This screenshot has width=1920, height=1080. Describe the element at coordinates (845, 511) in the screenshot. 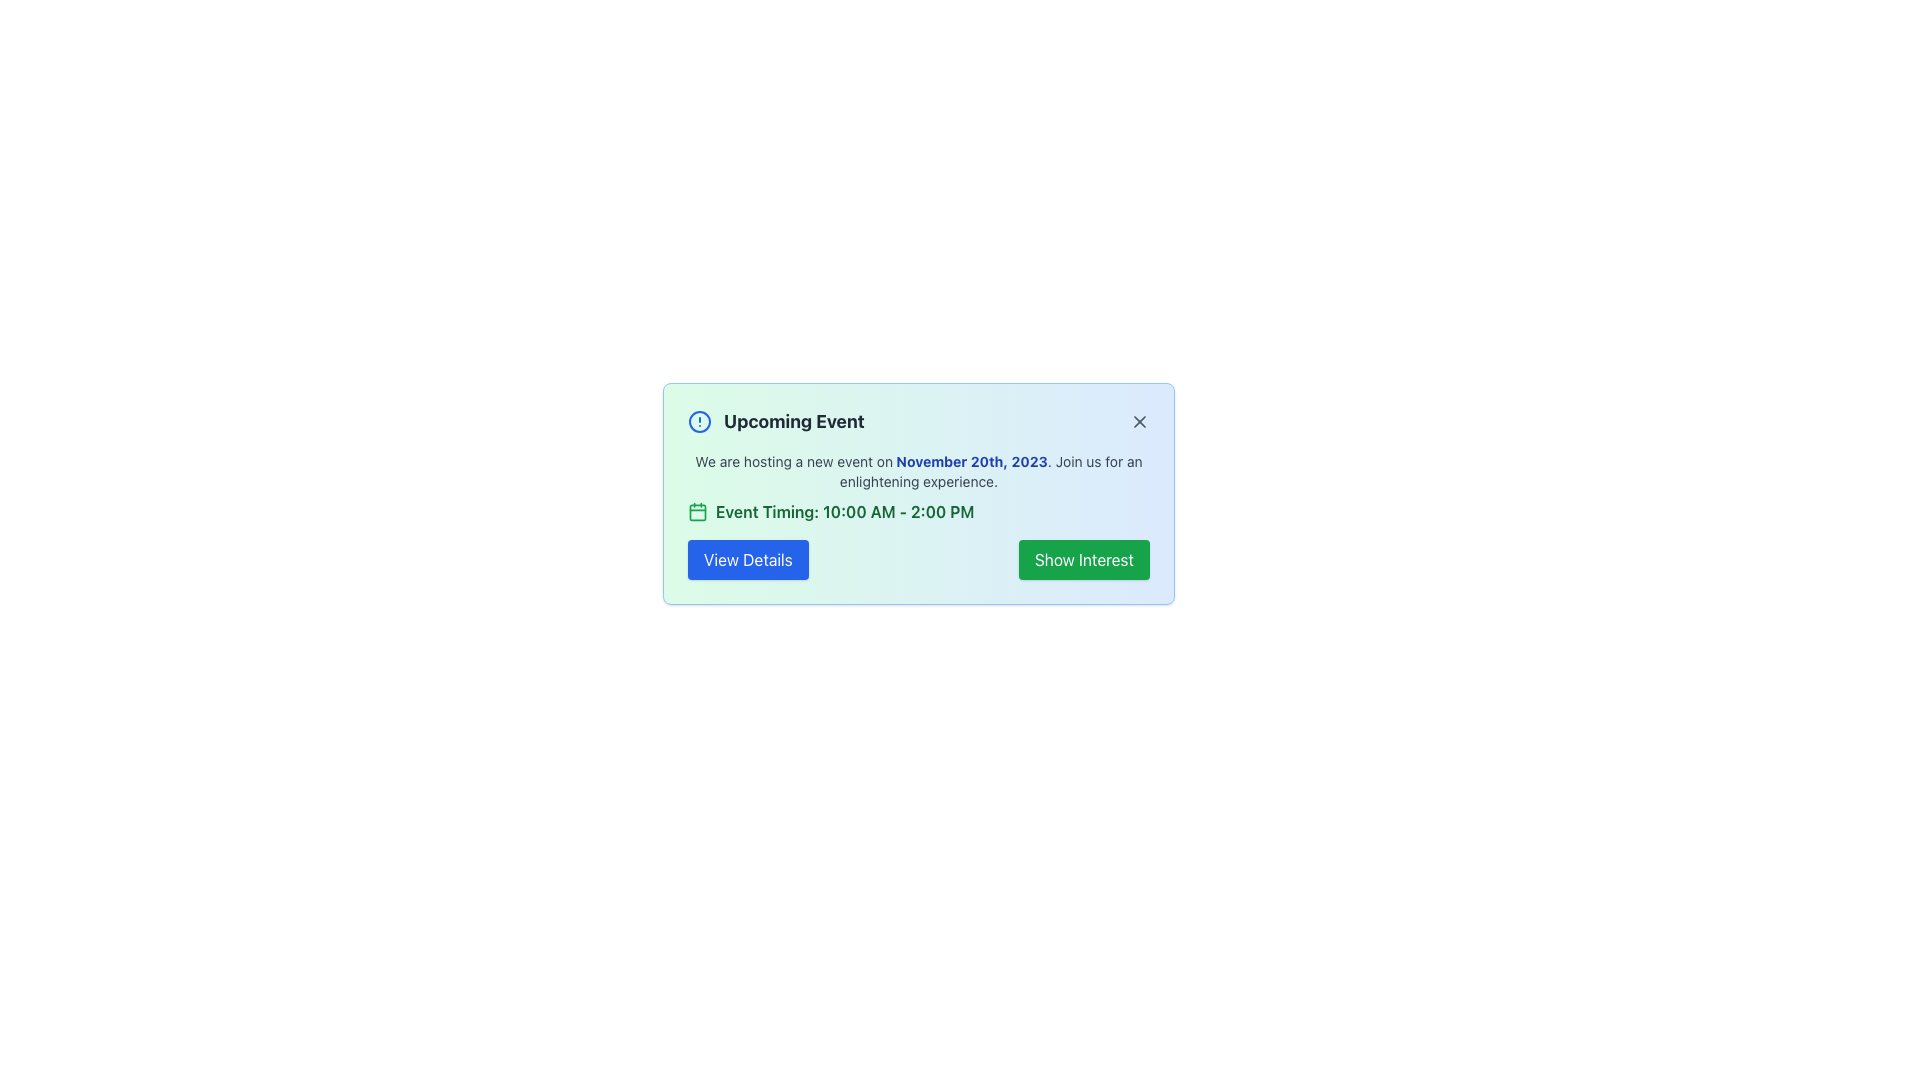

I see `the text label that reads 'Event Timing: 10:00 AM - 2:00 PM', styled in bold green font, which is located next to a green calendar icon within the pop-up interface under 'Upcoming Event'` at that location.